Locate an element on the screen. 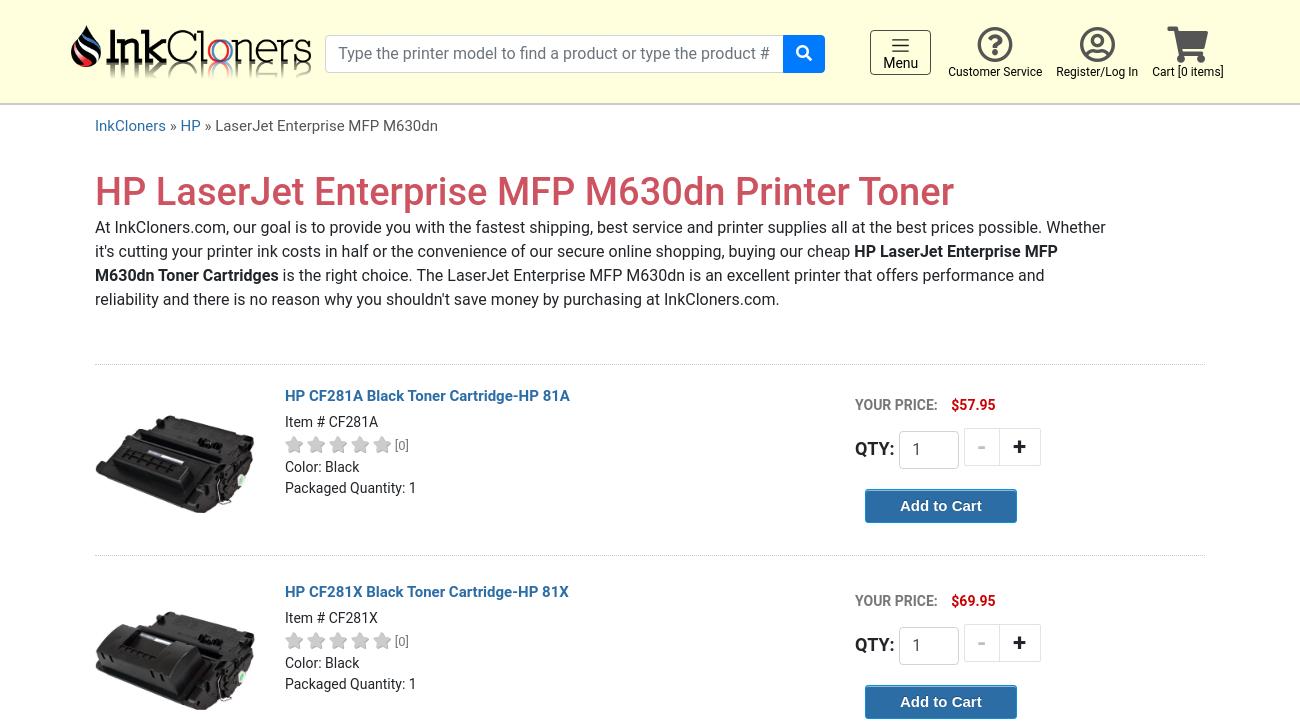  'is the right choice. The LaserJet Enterprise MFP M630dn is an excellent printer that offers performance and reliability and there is no reason why you shouldn't save money by purchasing at InkCloners.com.' is located at coordinates (568, 285).